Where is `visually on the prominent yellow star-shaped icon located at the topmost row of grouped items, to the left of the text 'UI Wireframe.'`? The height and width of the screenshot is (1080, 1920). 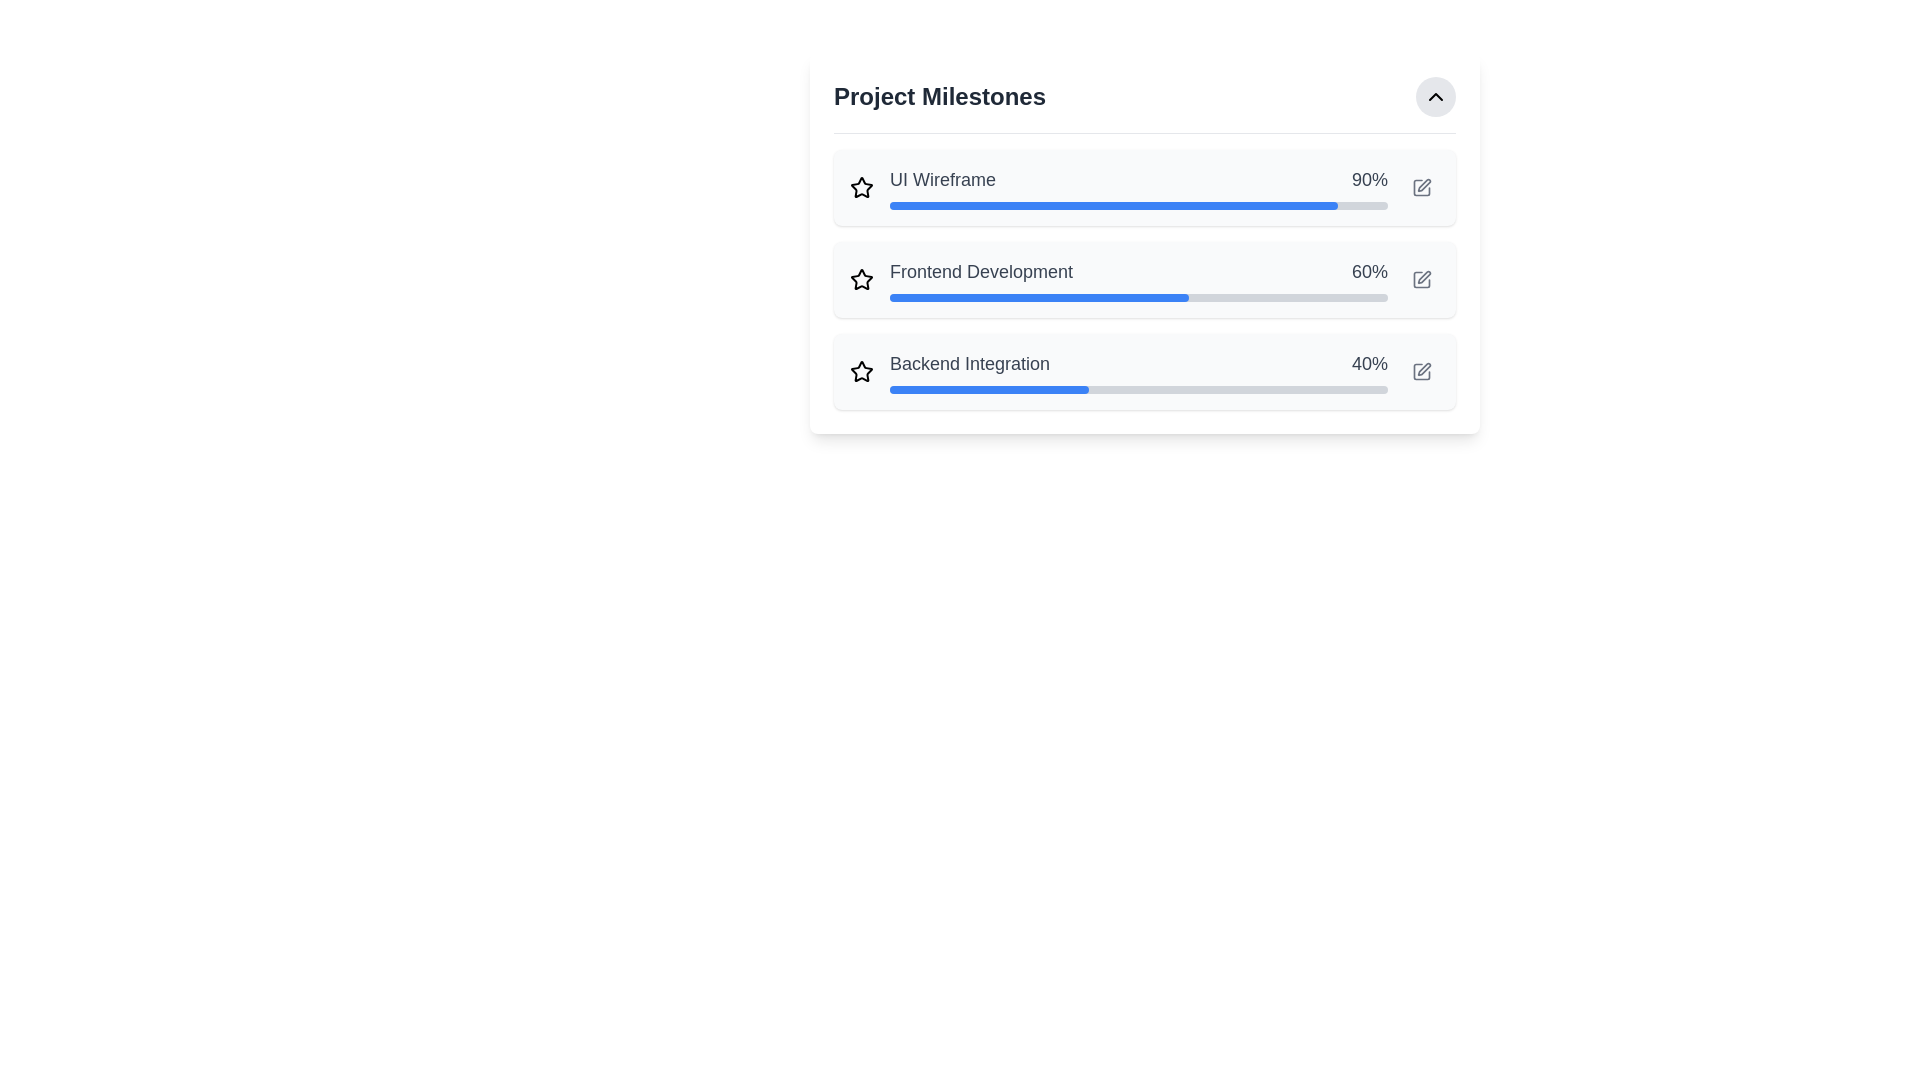
visually on the prominent yellow star-shaped icon located at the topmost row of grouped items, to the left of the text 'UI Wireframe.' is located at coordinates (862, 188).